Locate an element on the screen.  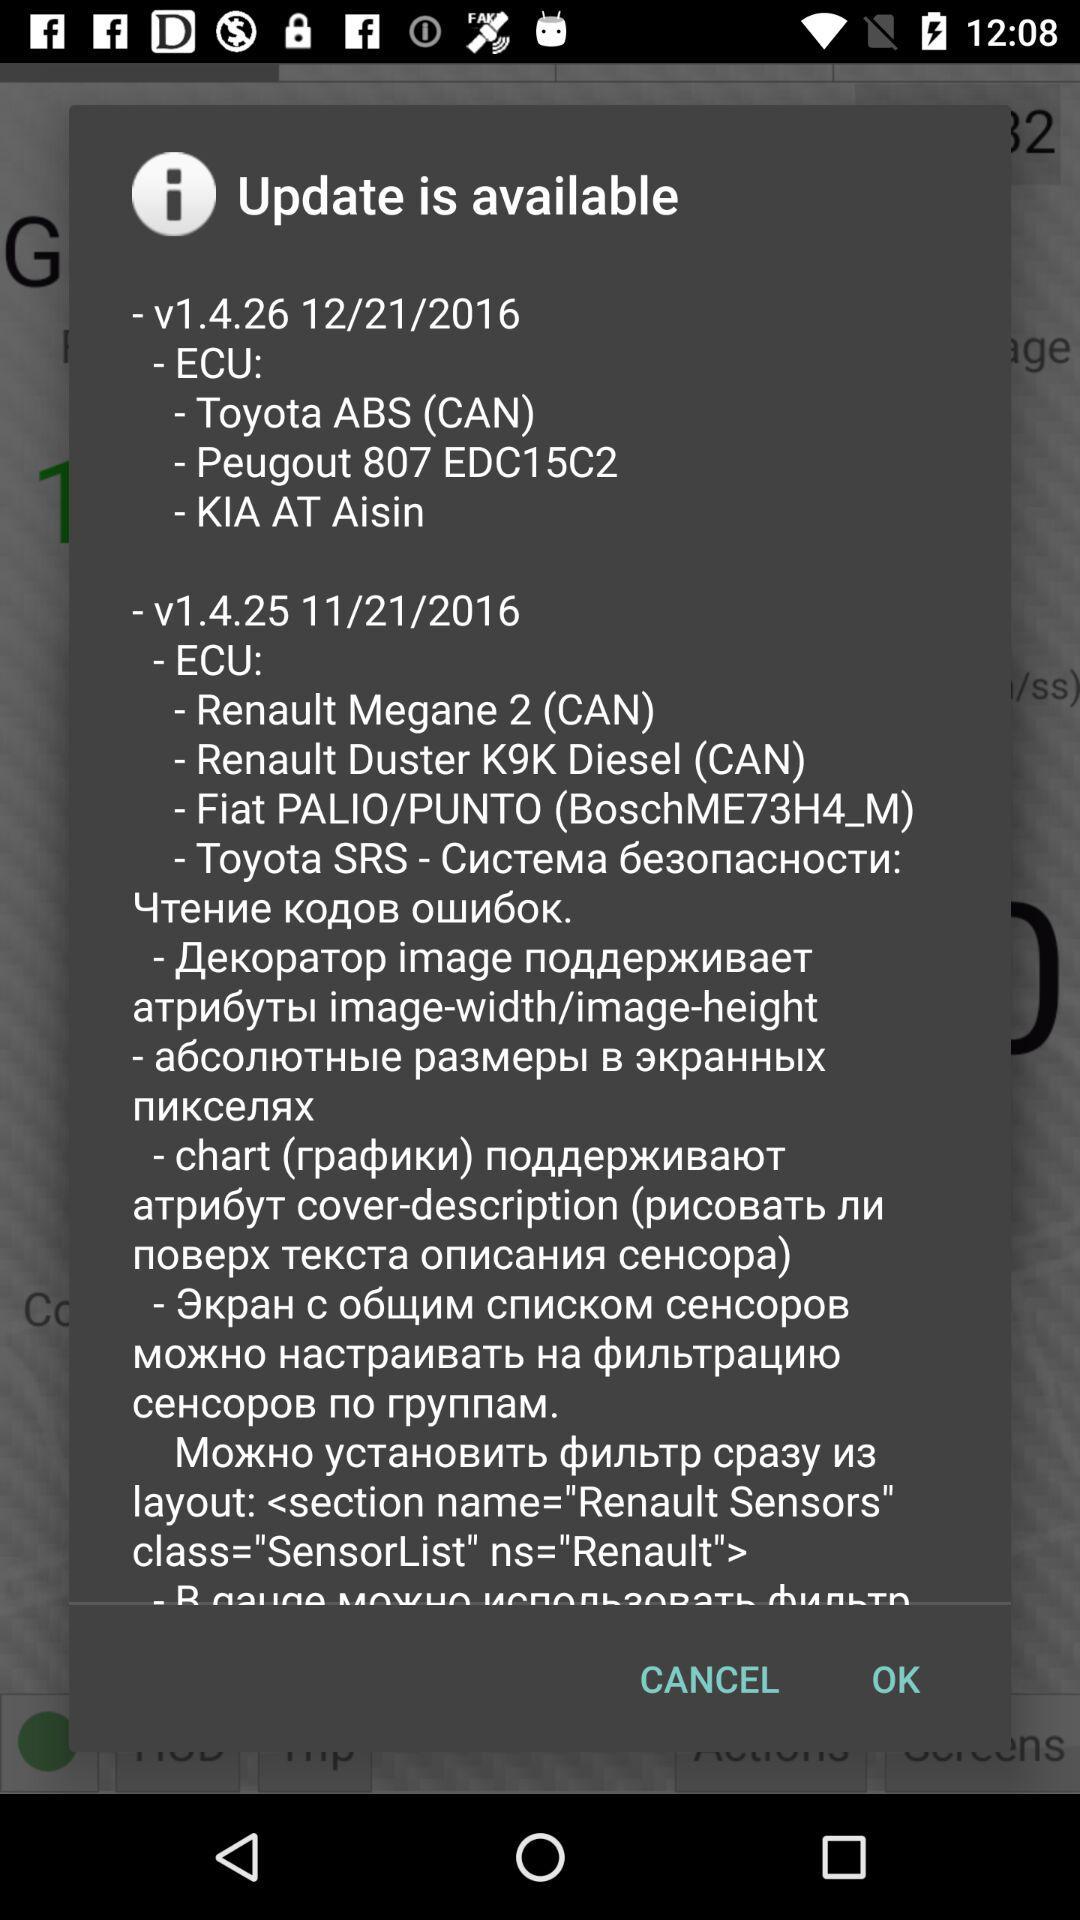
the item to the left of the ok item is located at coordinates (708, 1678).